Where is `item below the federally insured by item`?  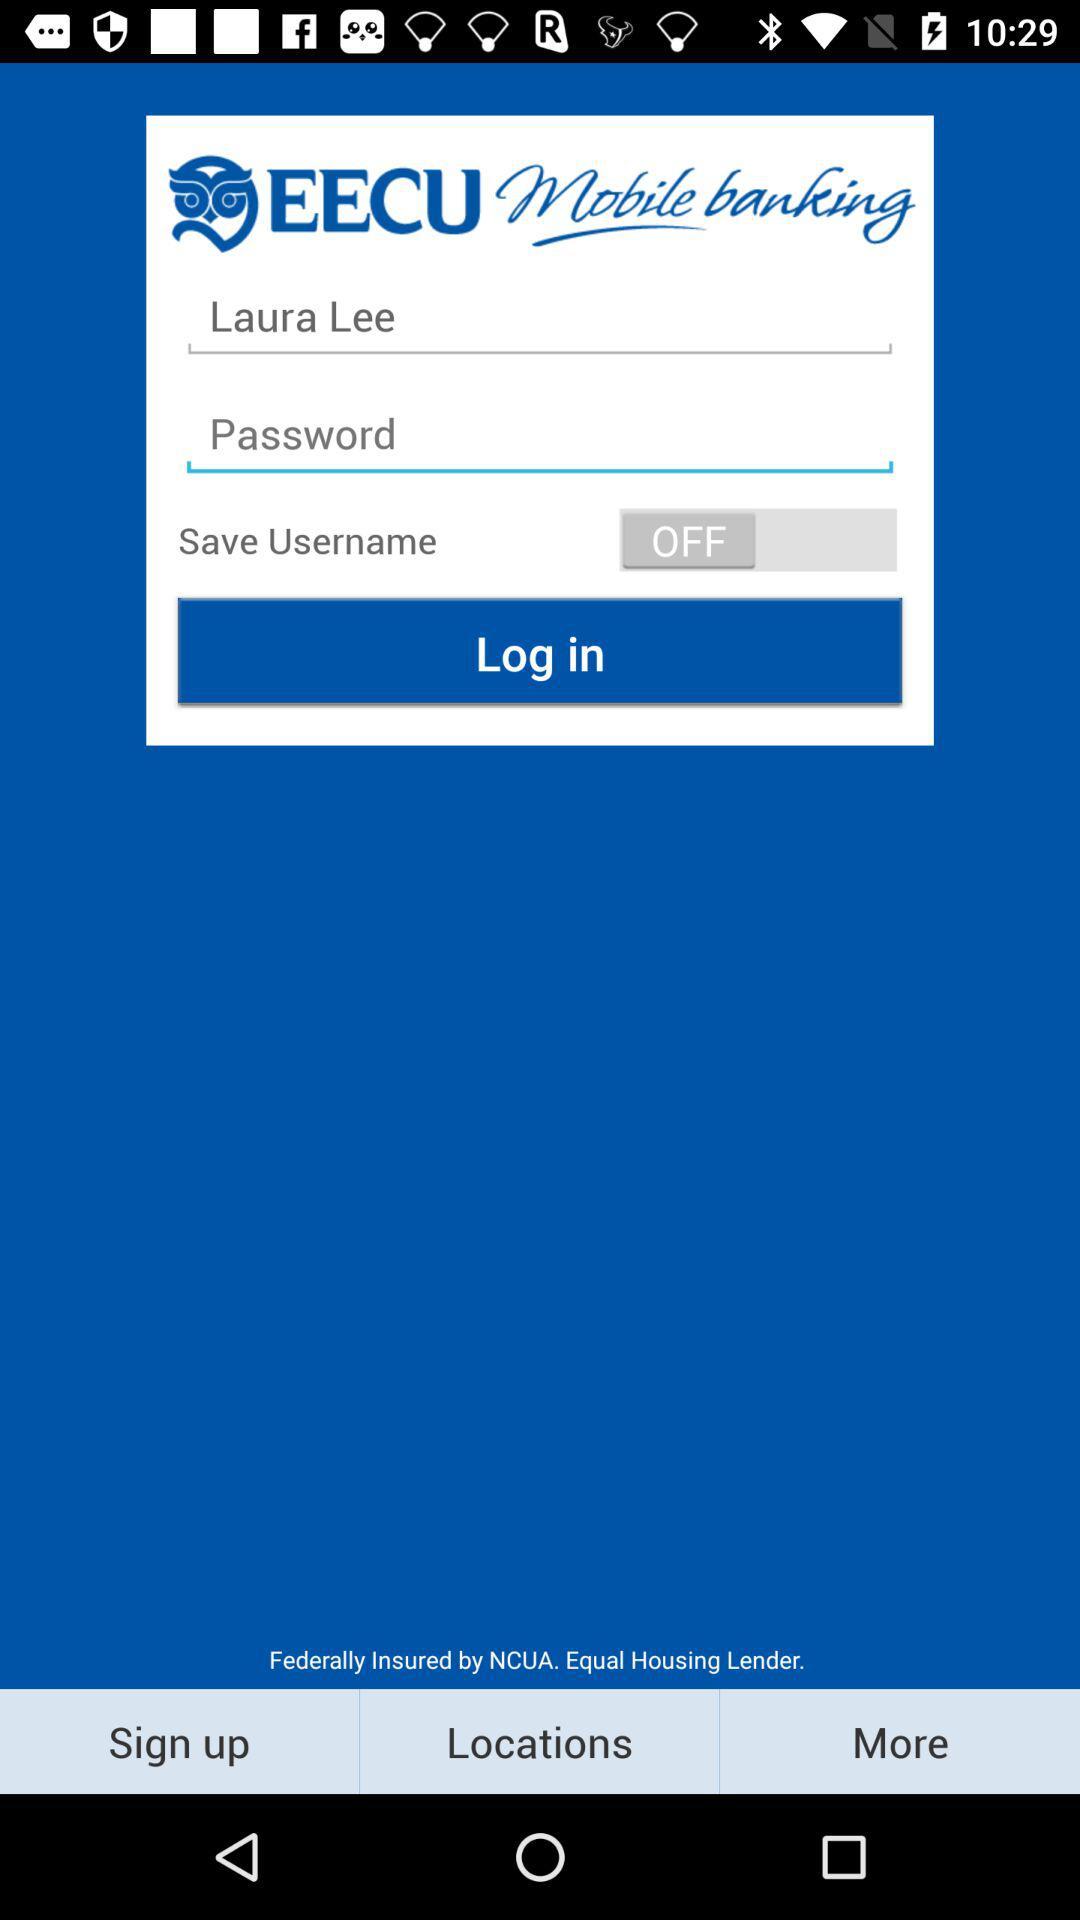 item below the federally insured by item is located at coordinates (178, 1740).